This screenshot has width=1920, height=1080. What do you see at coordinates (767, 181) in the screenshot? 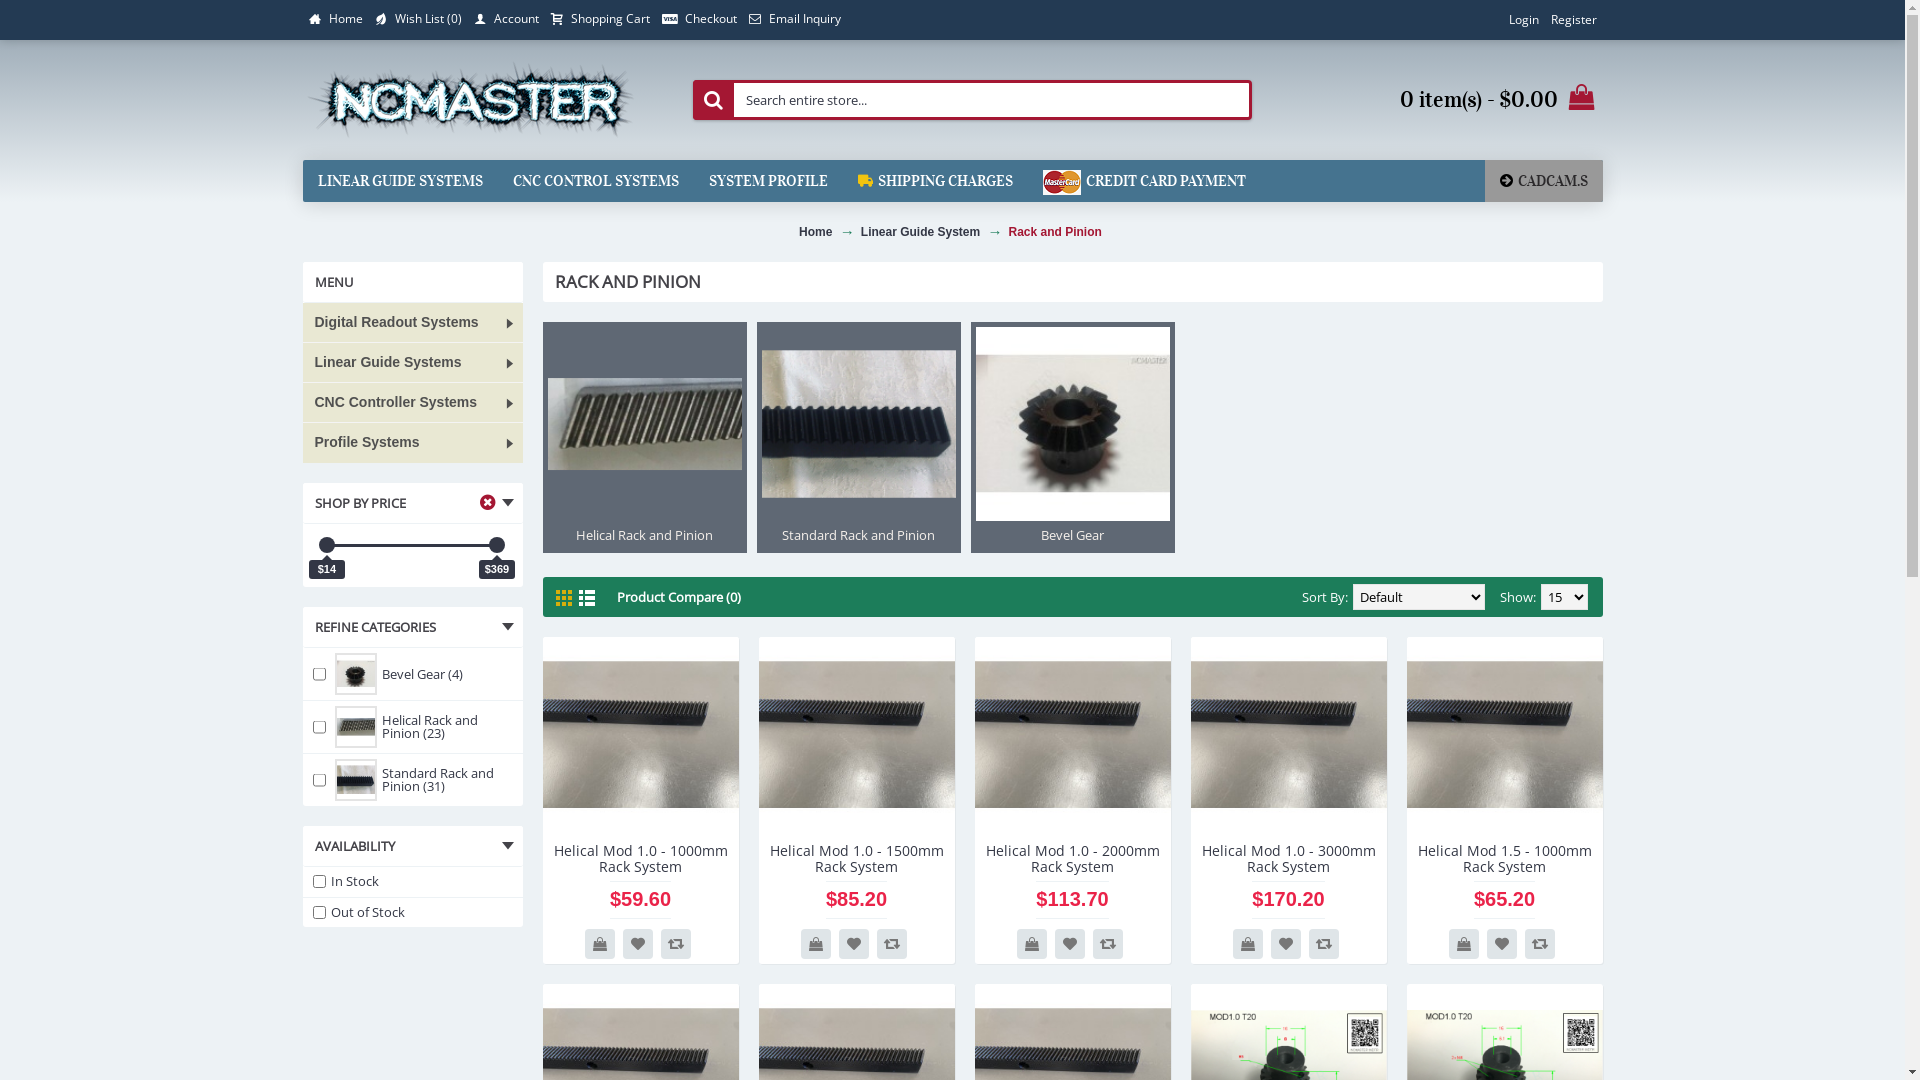
I see `'SYSTEM PROFILE'` at bounding box center [767, 181].